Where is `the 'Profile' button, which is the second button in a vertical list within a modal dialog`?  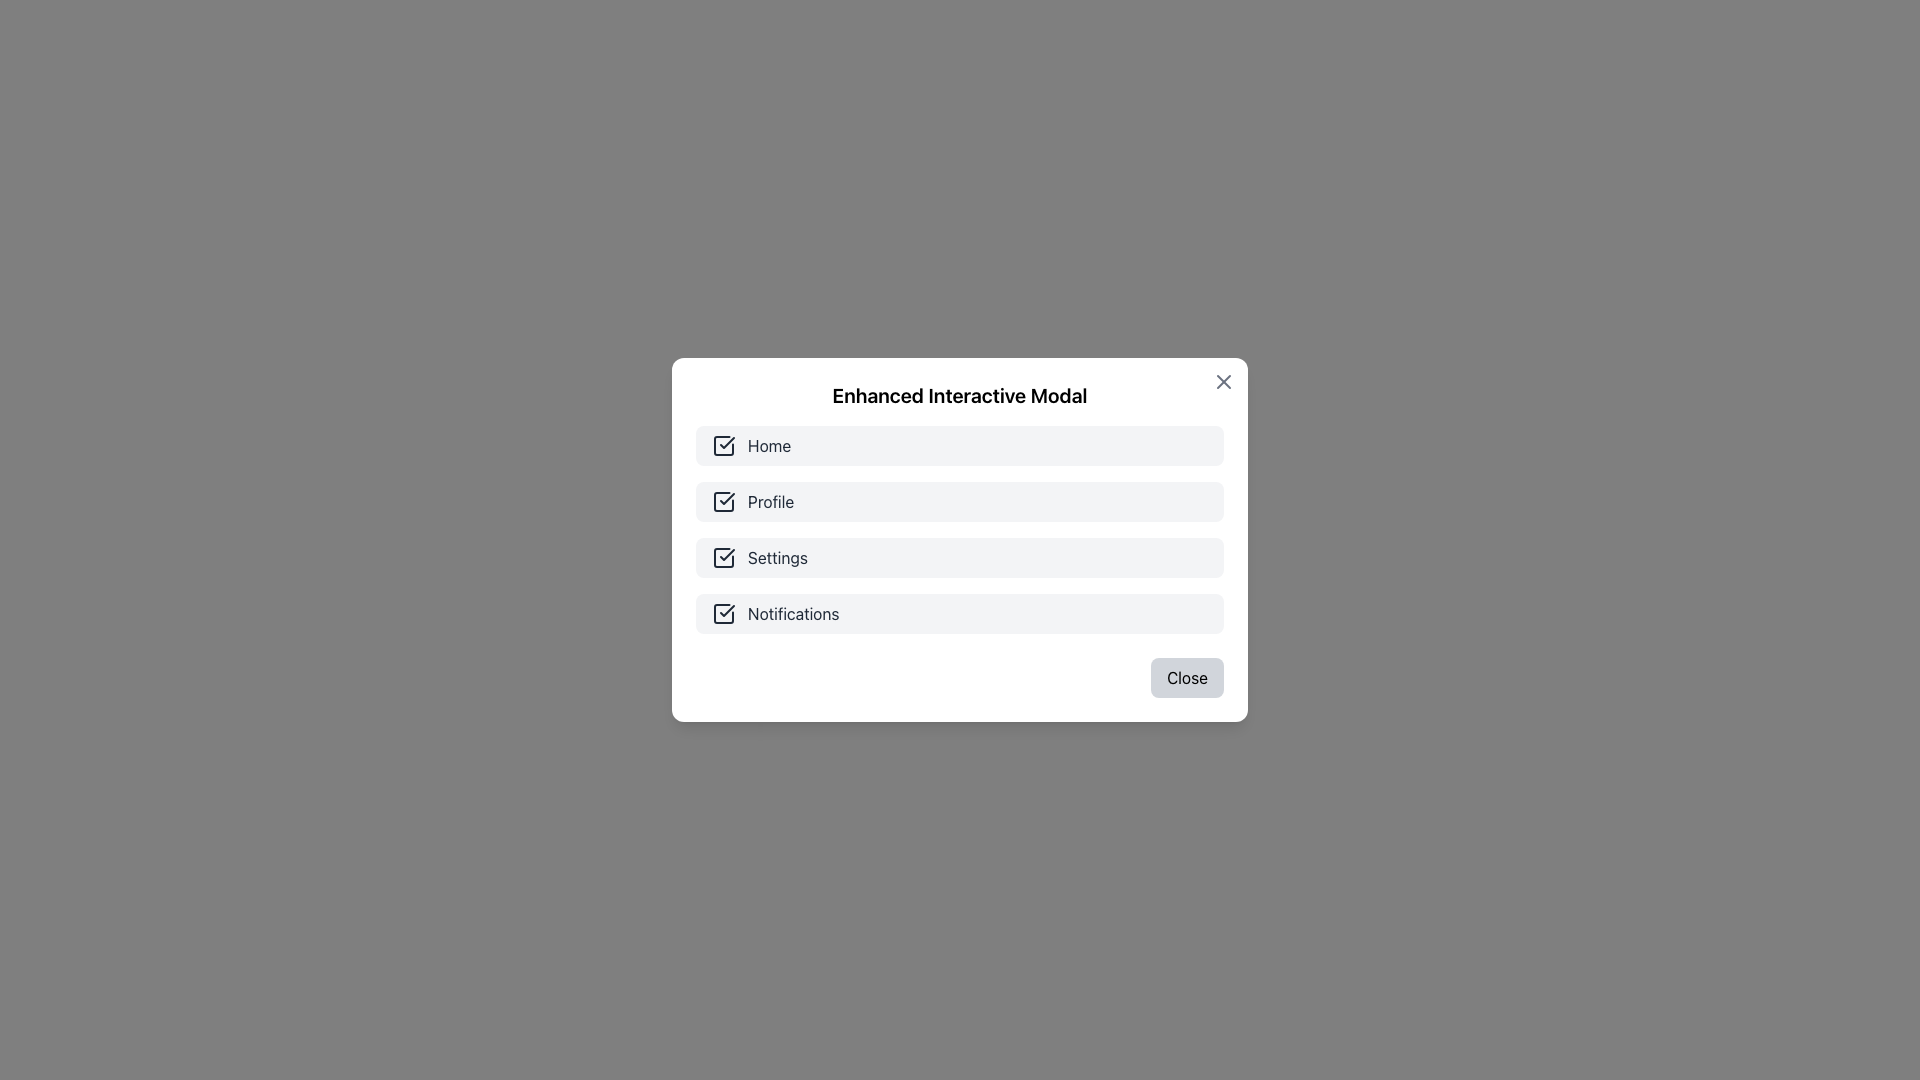 the 'Profile' button, which is the second button in a vertical list within a modal dialog is located at coordinates (960, 500).